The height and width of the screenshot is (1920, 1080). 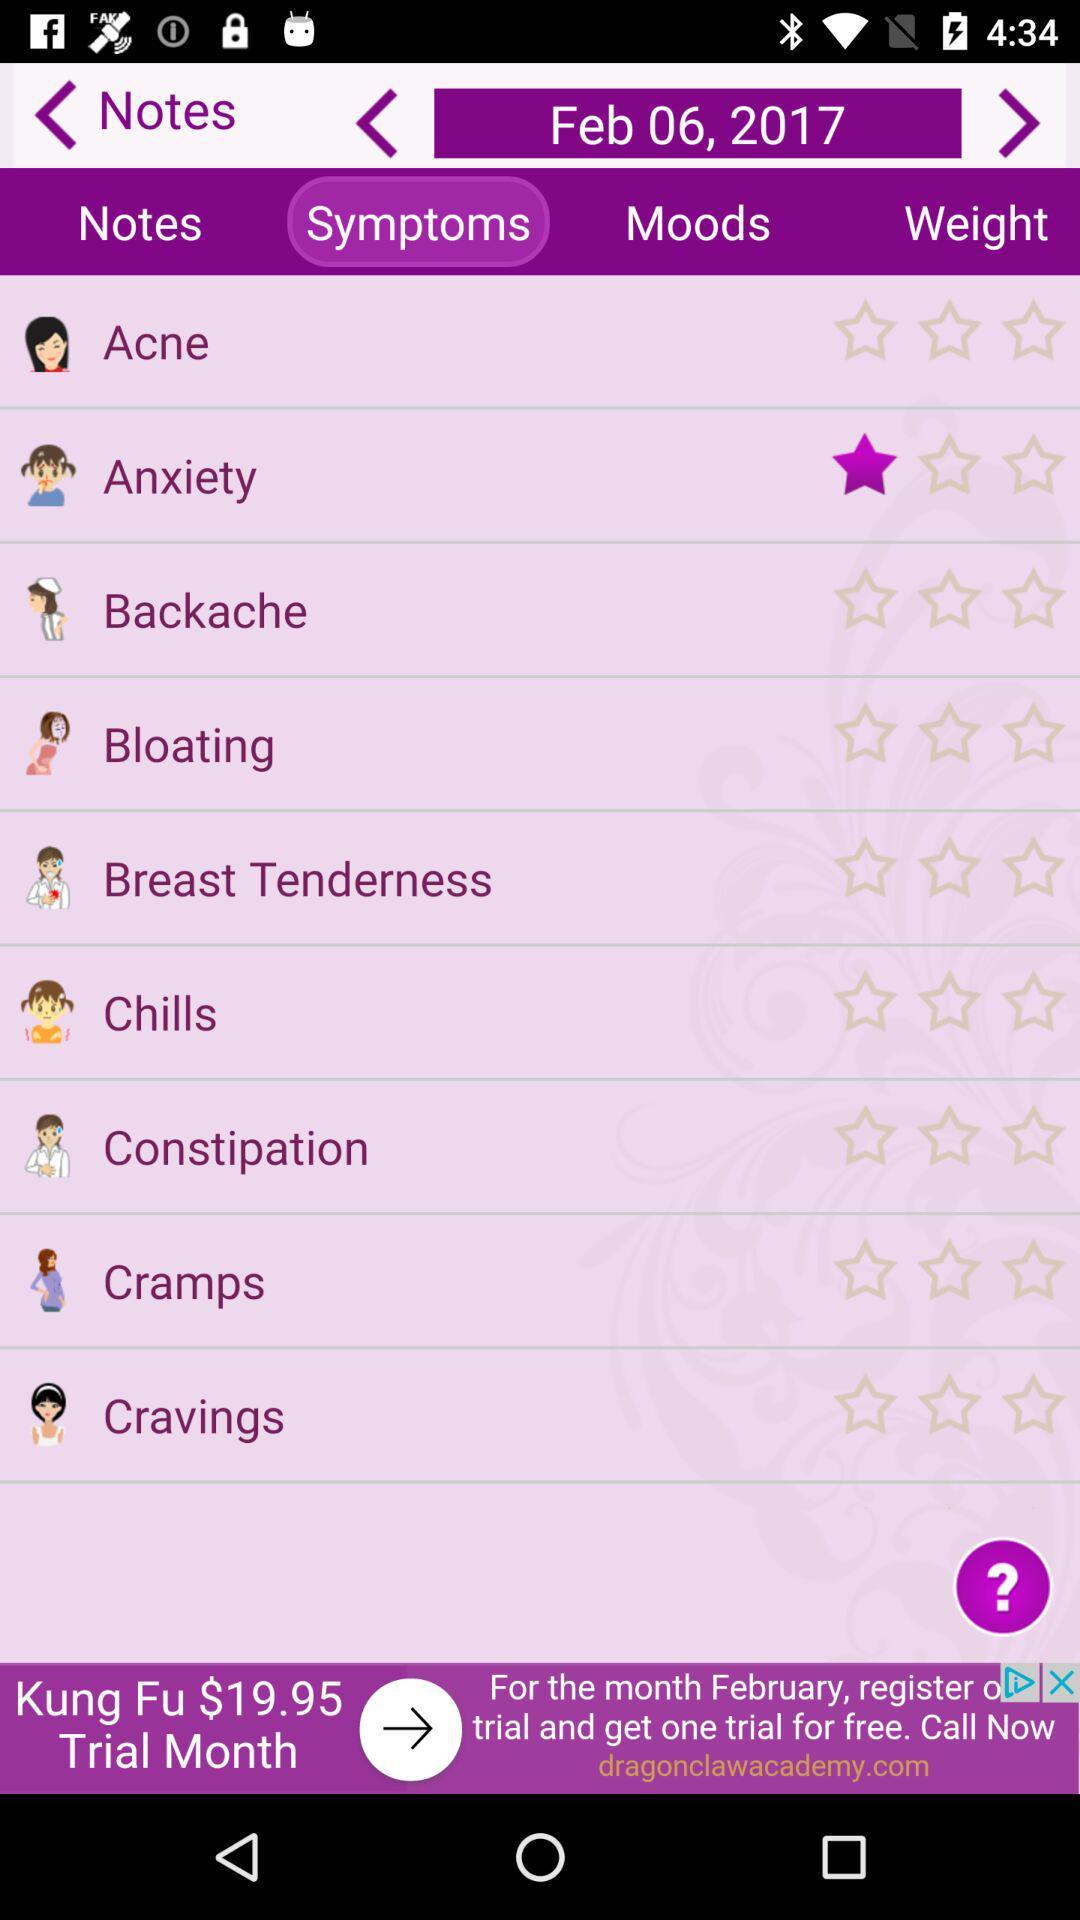 What do you see at coordinates (947, 742) in the screenshot?
I see `rate bloating` at bounding box center [947, 742].